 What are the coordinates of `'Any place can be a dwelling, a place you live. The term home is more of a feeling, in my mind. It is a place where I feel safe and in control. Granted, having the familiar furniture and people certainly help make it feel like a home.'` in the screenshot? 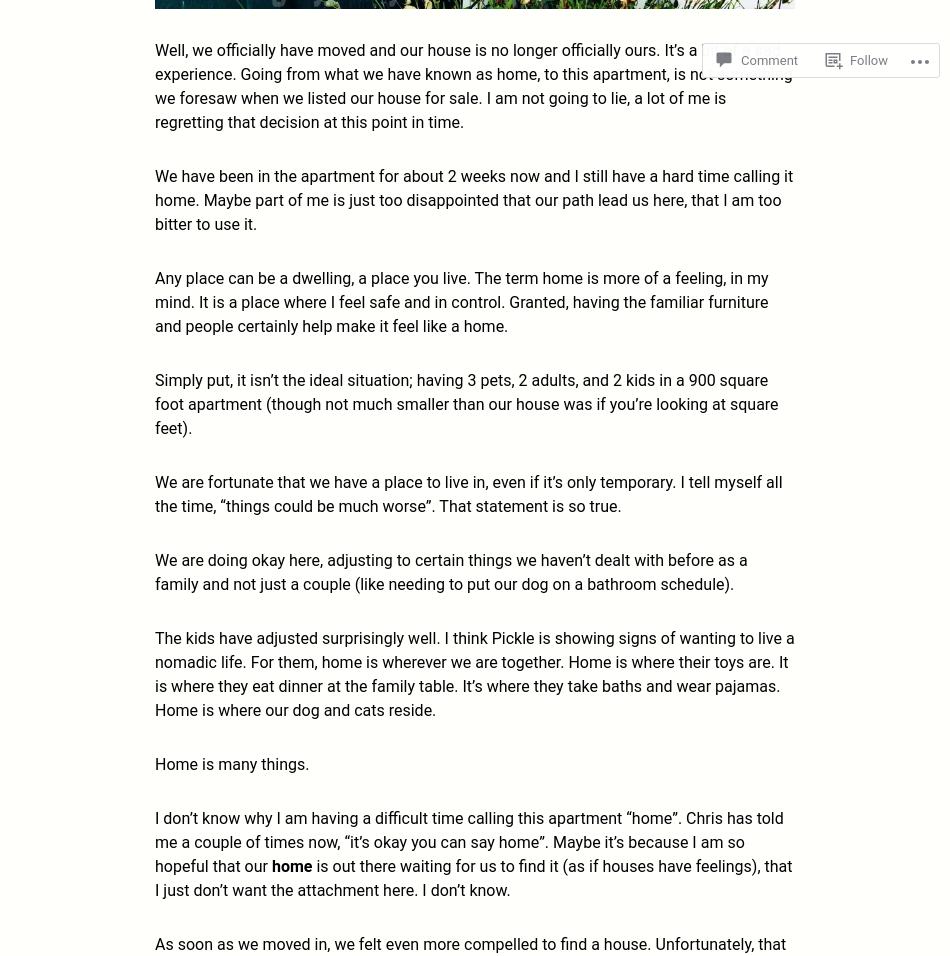 It's located at (460, 300).